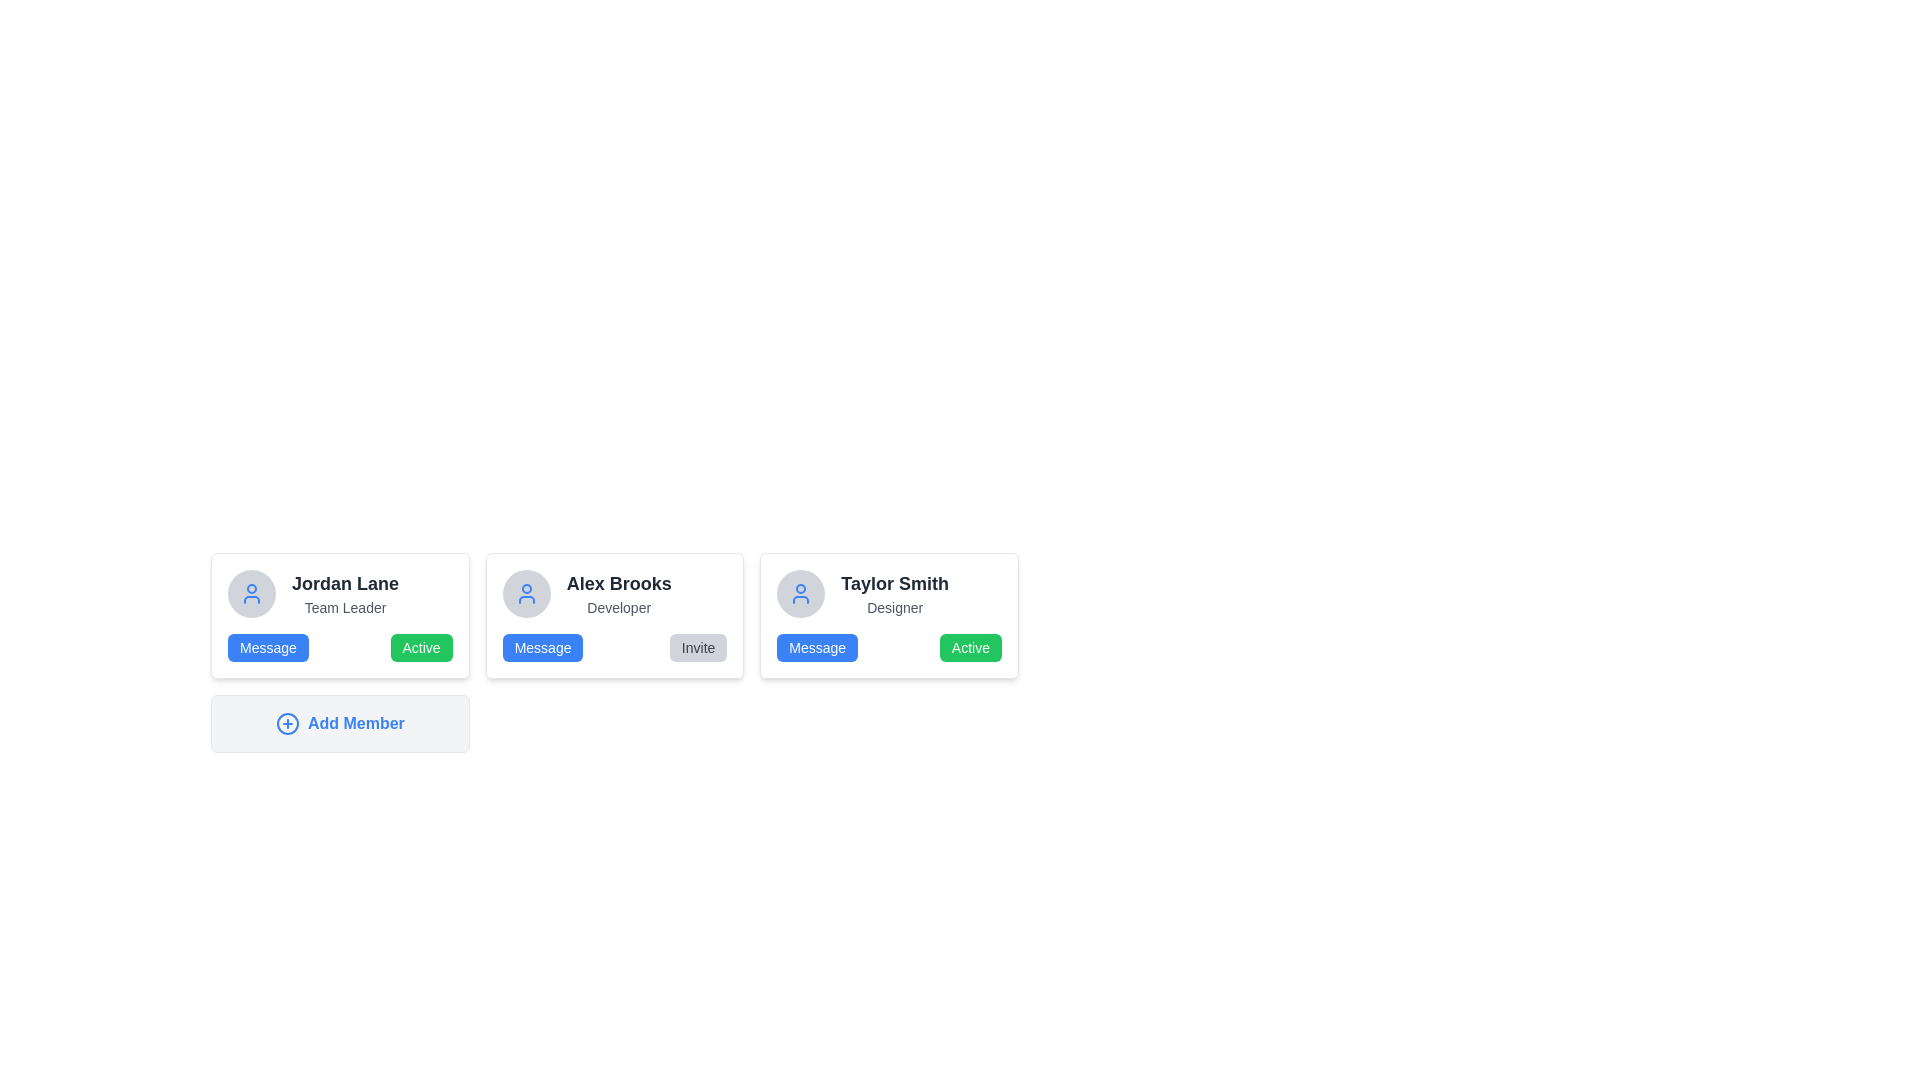  What do you see at coordinates (894, 583) in the screenshot?
I see `the text label displaying 'Taylor Smith', which is styled in a bold large font and located above the smaller text 'Designer' on the user card` at bounding box center [894, 583].